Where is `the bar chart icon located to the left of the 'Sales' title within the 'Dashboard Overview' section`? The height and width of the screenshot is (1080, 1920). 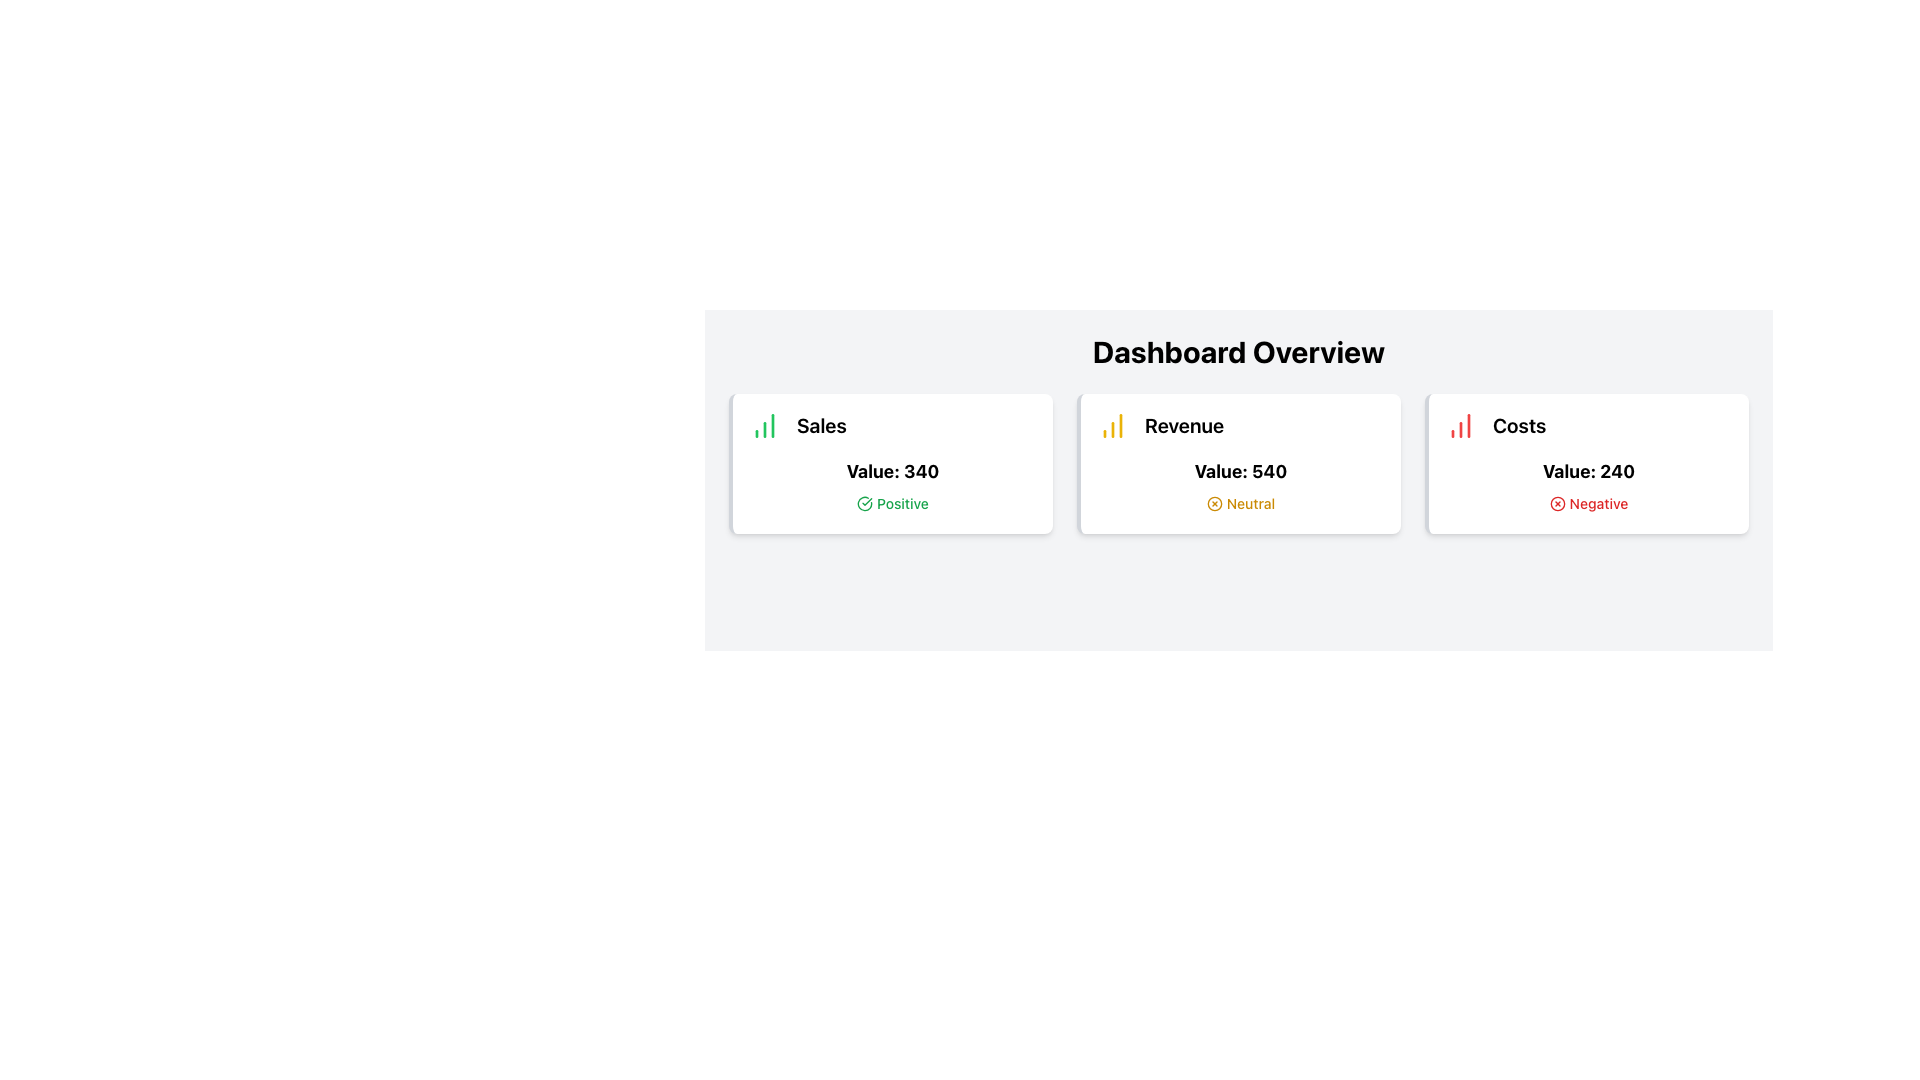
the bar chart icon located to the left of the 'Sales' title within the 'Dashboard Overview' section is located at coordinates (763, 424).